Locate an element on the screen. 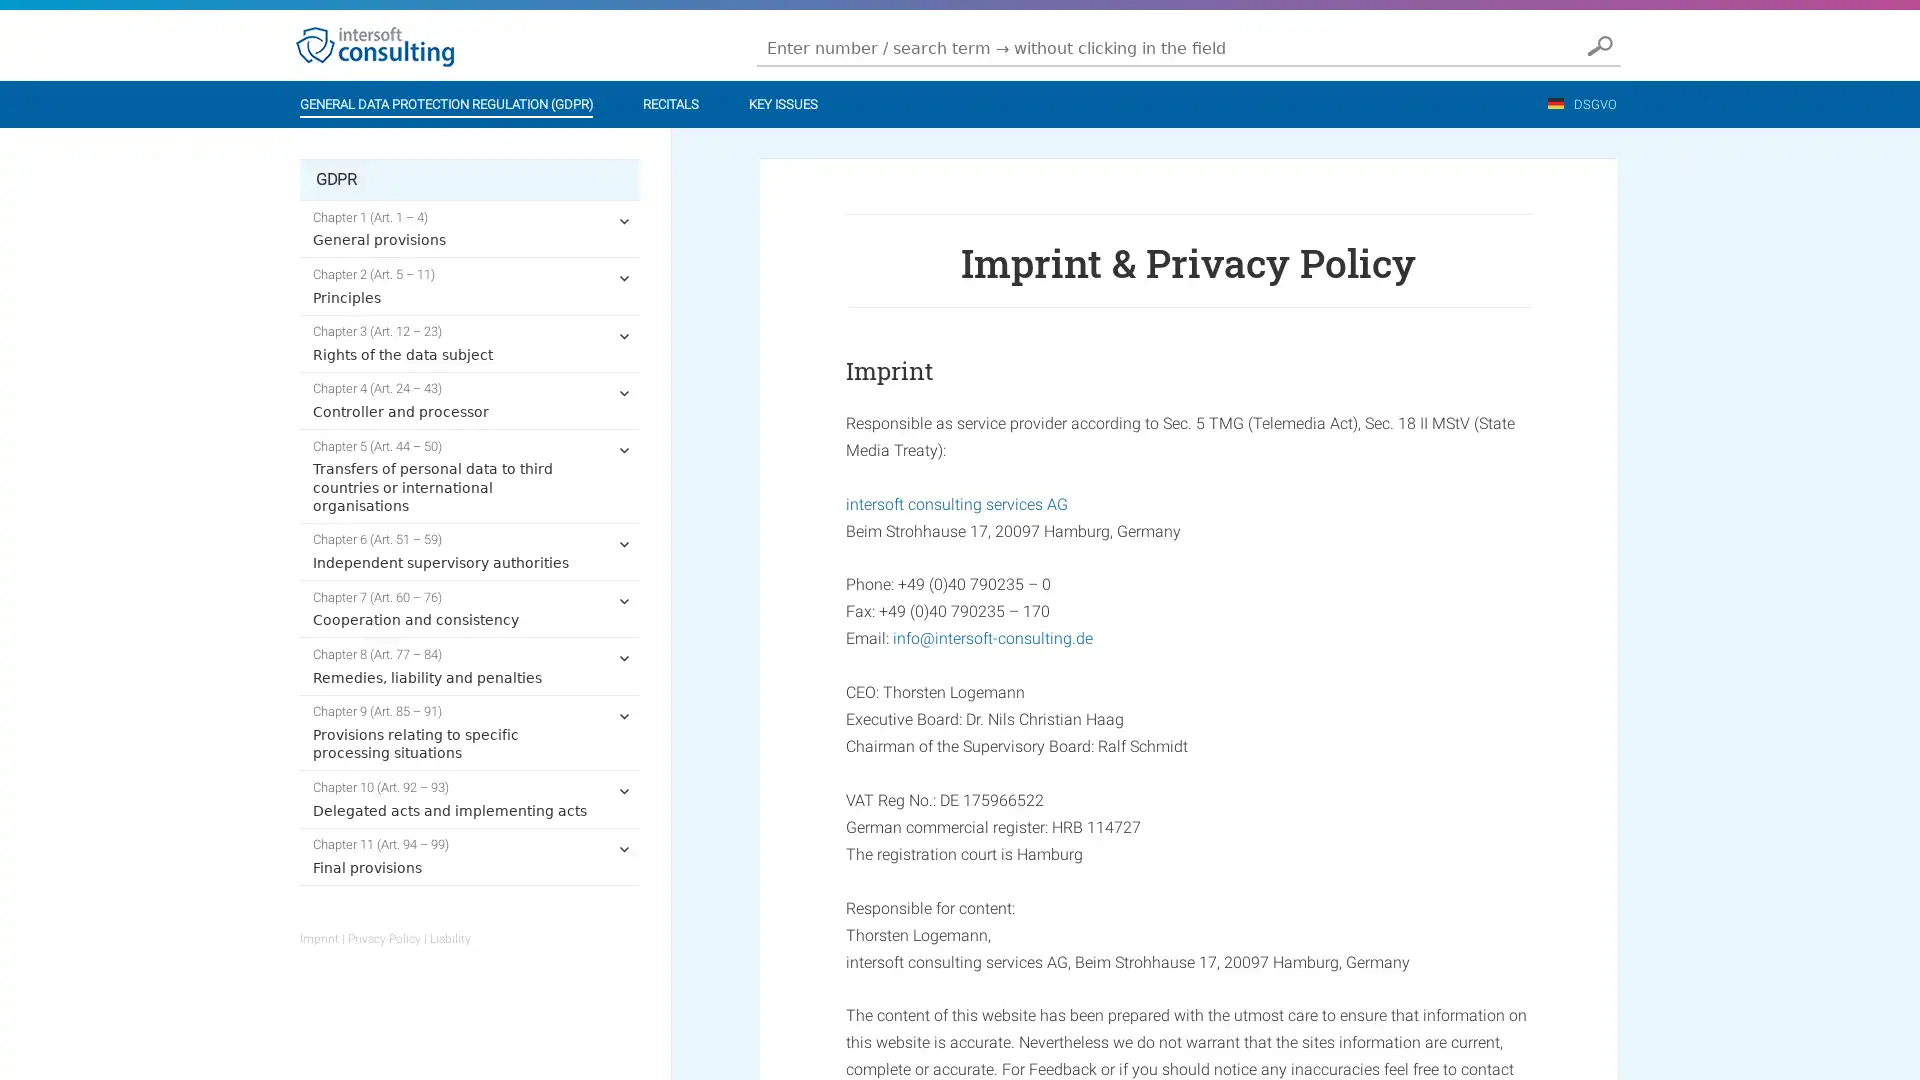  expand child menu is located at coordinates (623, 220).